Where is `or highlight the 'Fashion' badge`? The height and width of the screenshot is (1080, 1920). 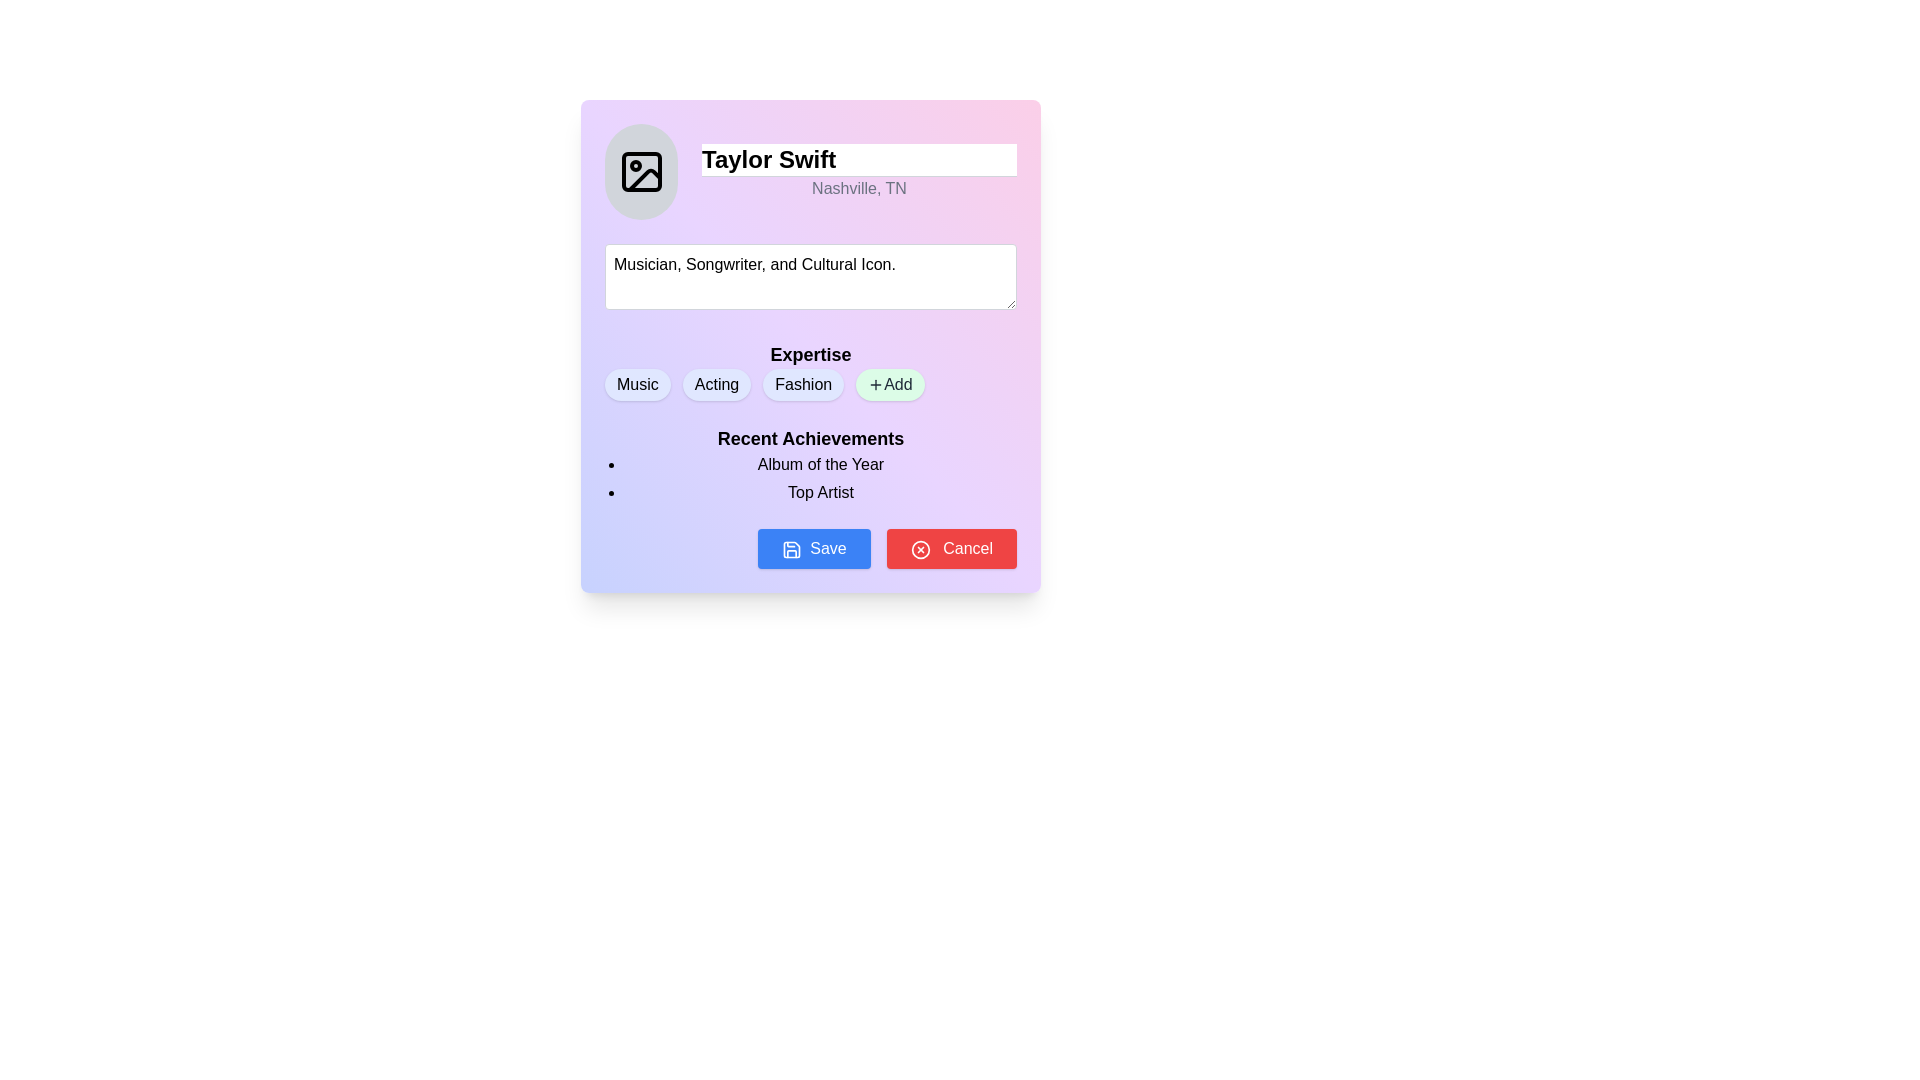
or highlight the 'Fashion' badge is located at coordinates (803, 385).